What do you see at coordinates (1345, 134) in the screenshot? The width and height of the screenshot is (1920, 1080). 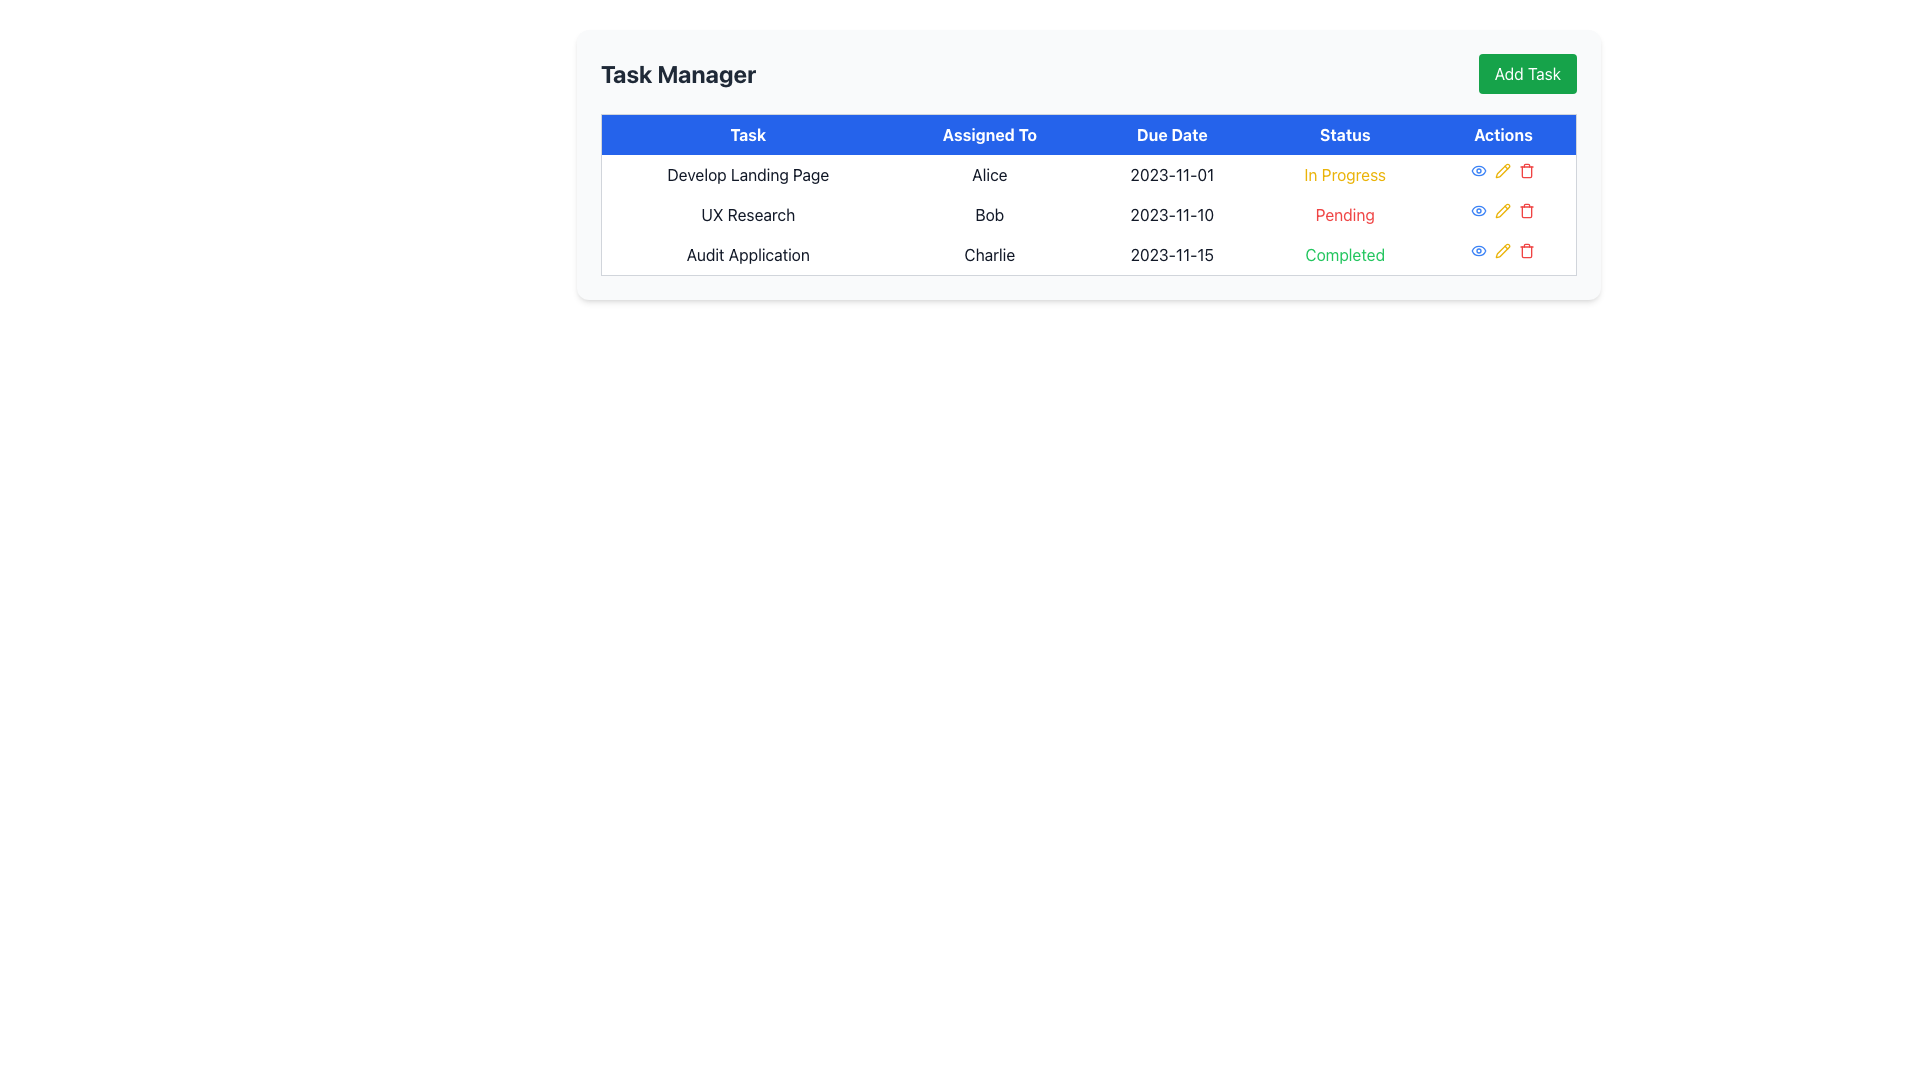 I see `the fourth column header cell labeled 'Status' in the table header row, which is positioned near the center-right of the table` at bounding box center [1345, 134].